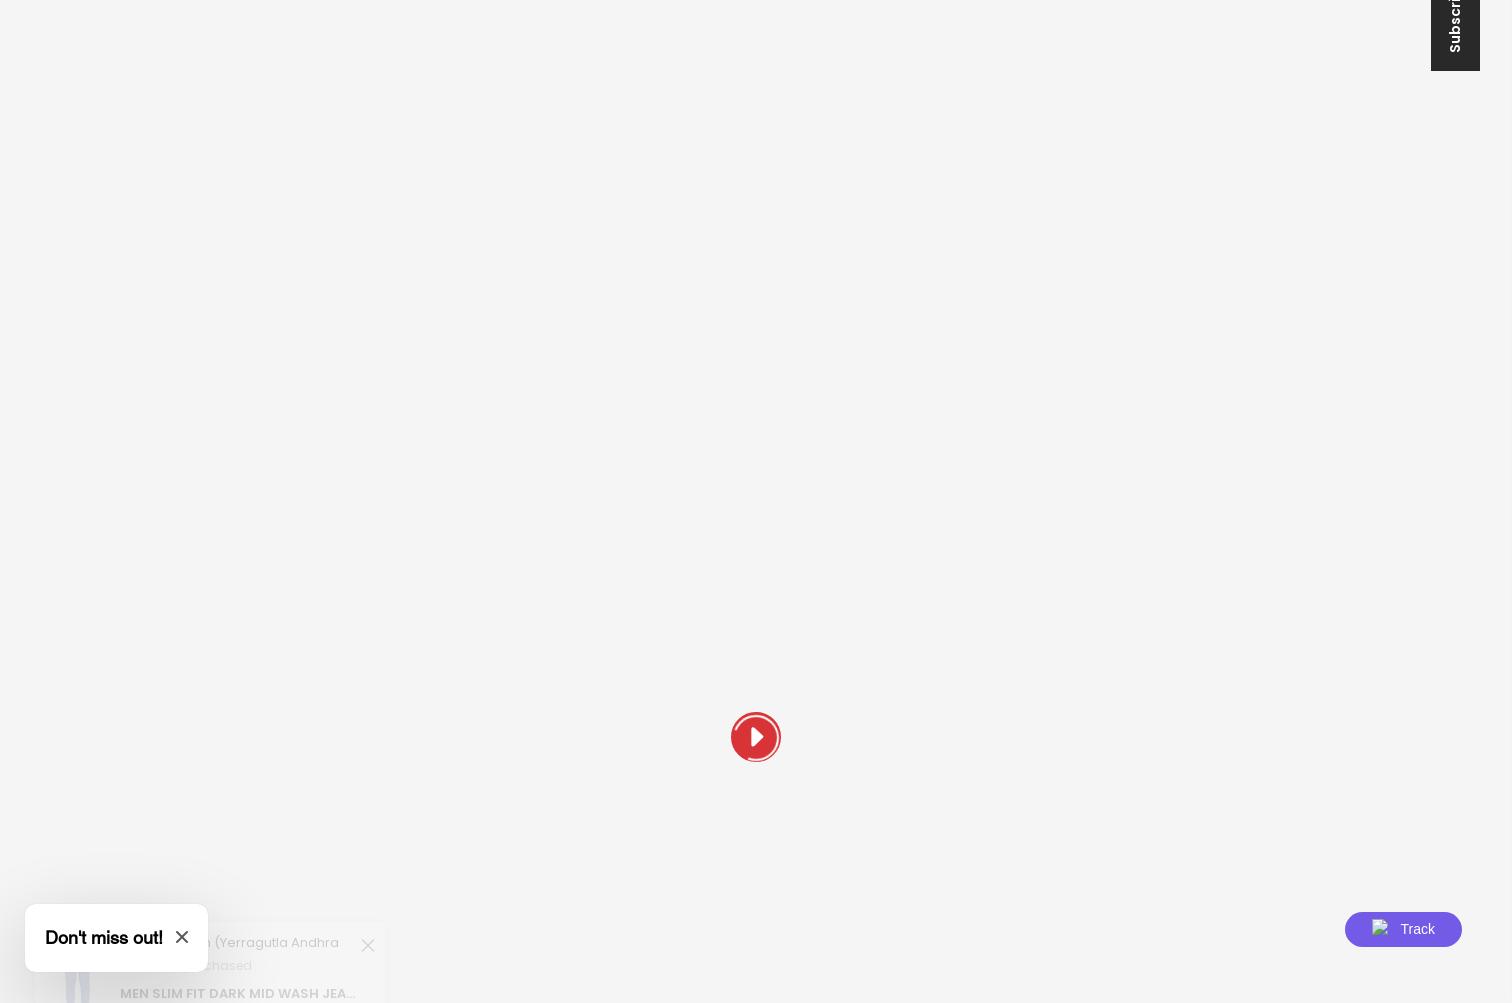 The height and width of the screenshot is (1003, 1512). Describe the element at coordinates (1044, 334) in the screenshot. I see `'Newsletter Signup'` at that location.